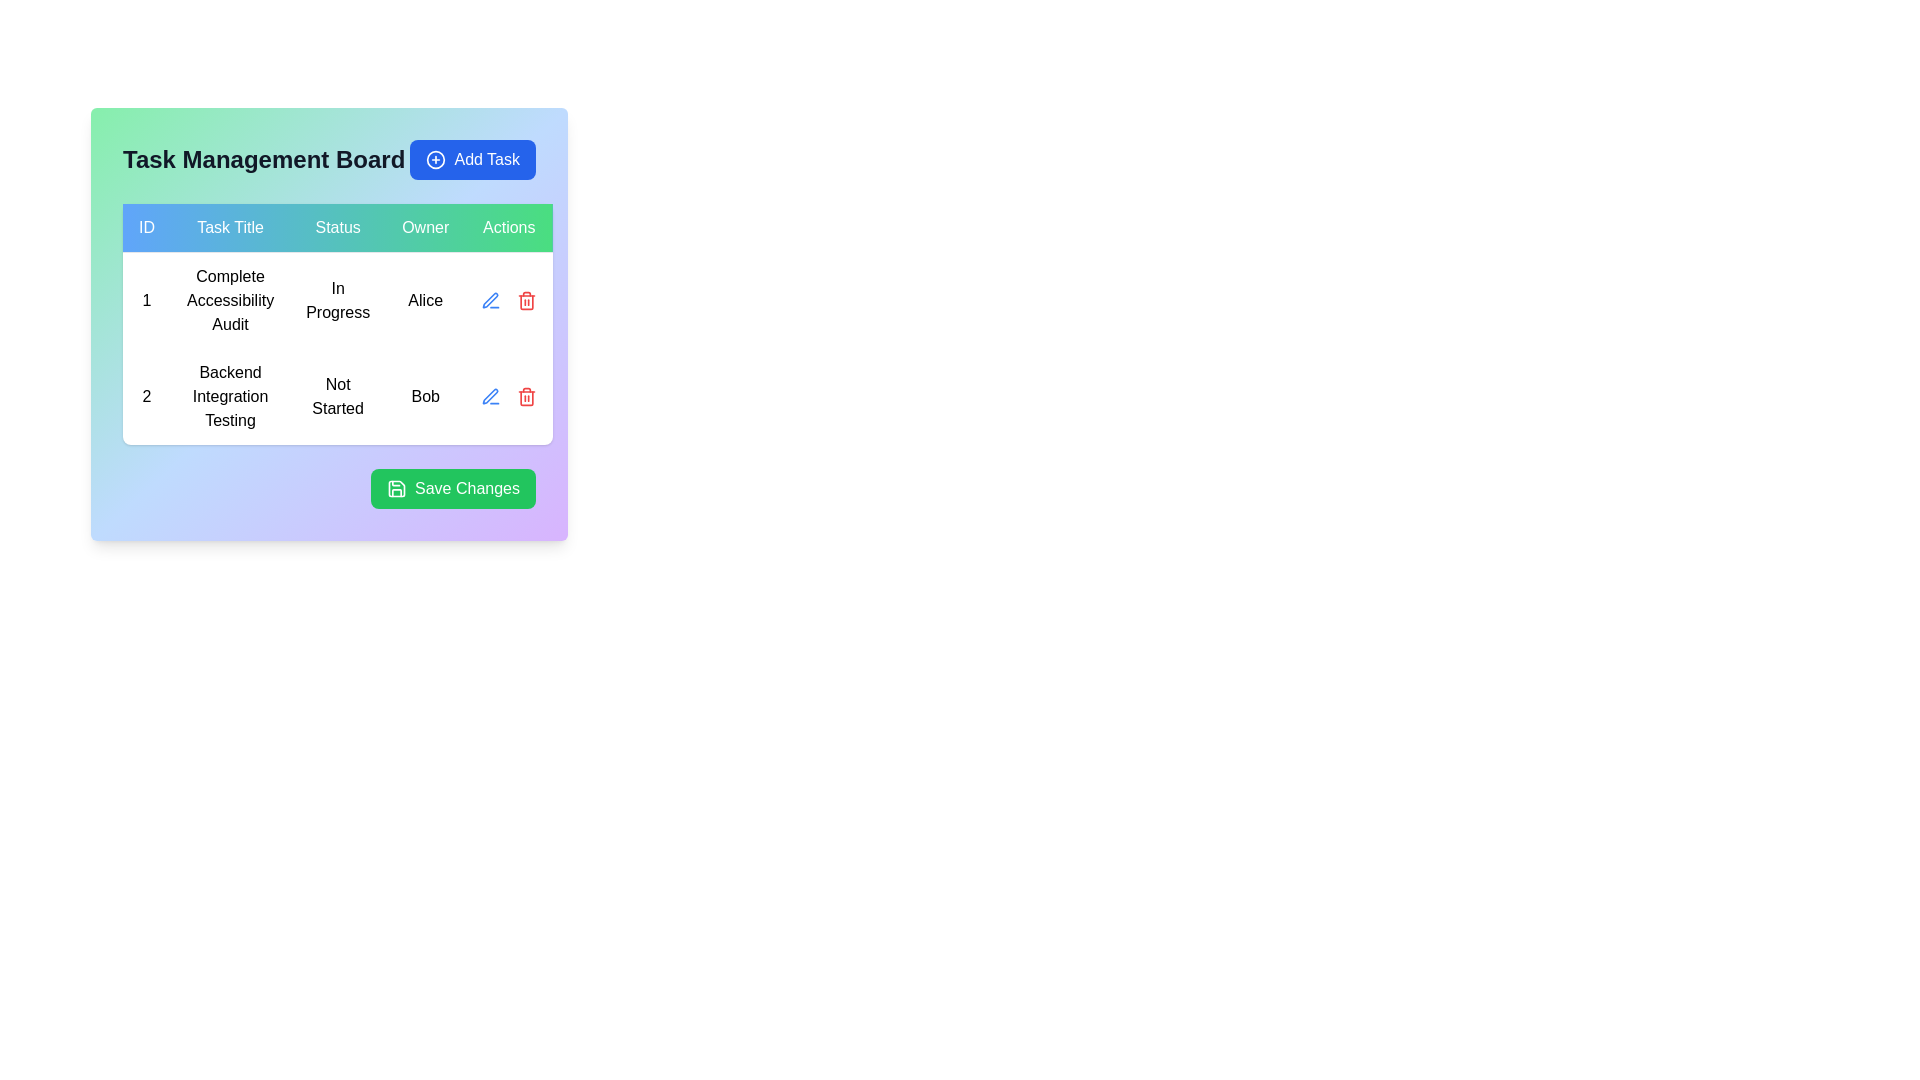  Describe the element at coordinates (230, 300) in the screenshot. I see `the text label representing the task name in the 'Task Title' column of the first row in the 'Task Management Board' table` at that location.